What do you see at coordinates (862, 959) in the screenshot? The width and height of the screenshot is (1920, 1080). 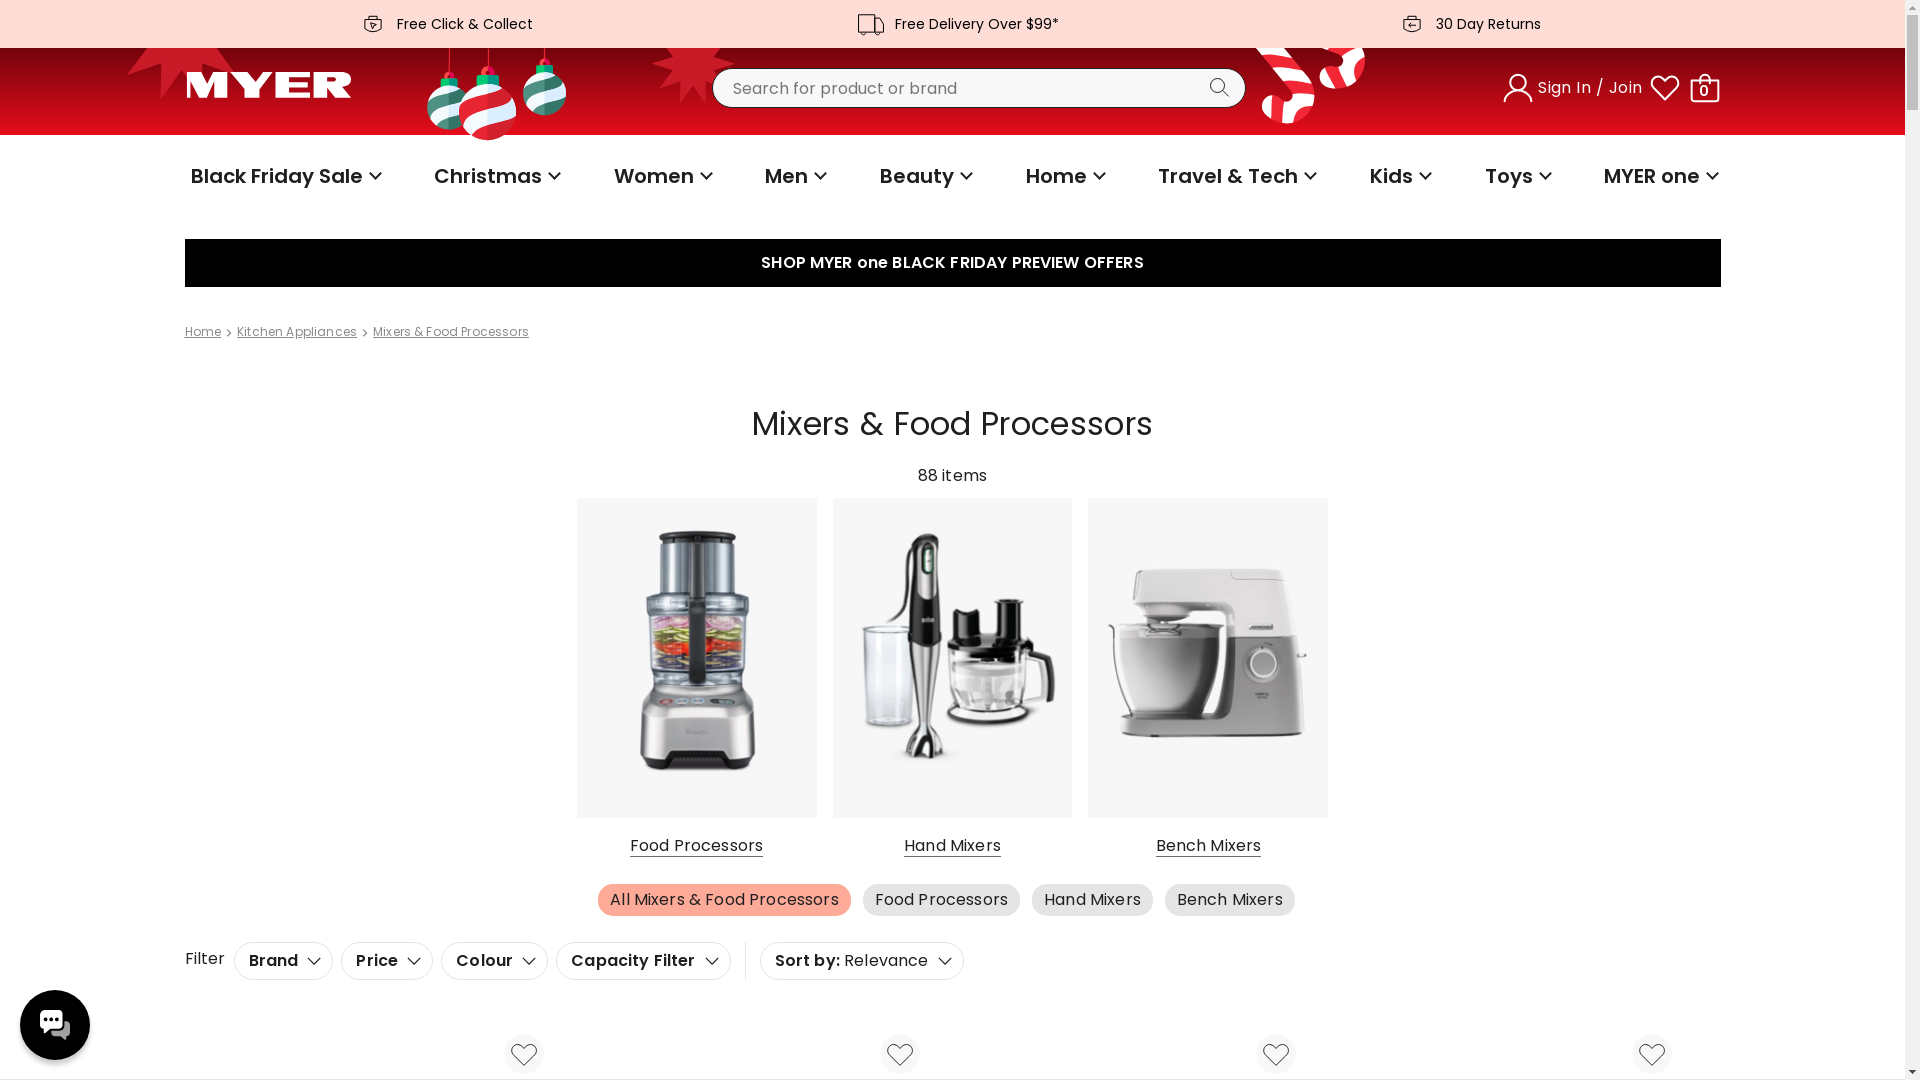 I see `'Sort by: Relevance'` at bounding box center [862, 959].